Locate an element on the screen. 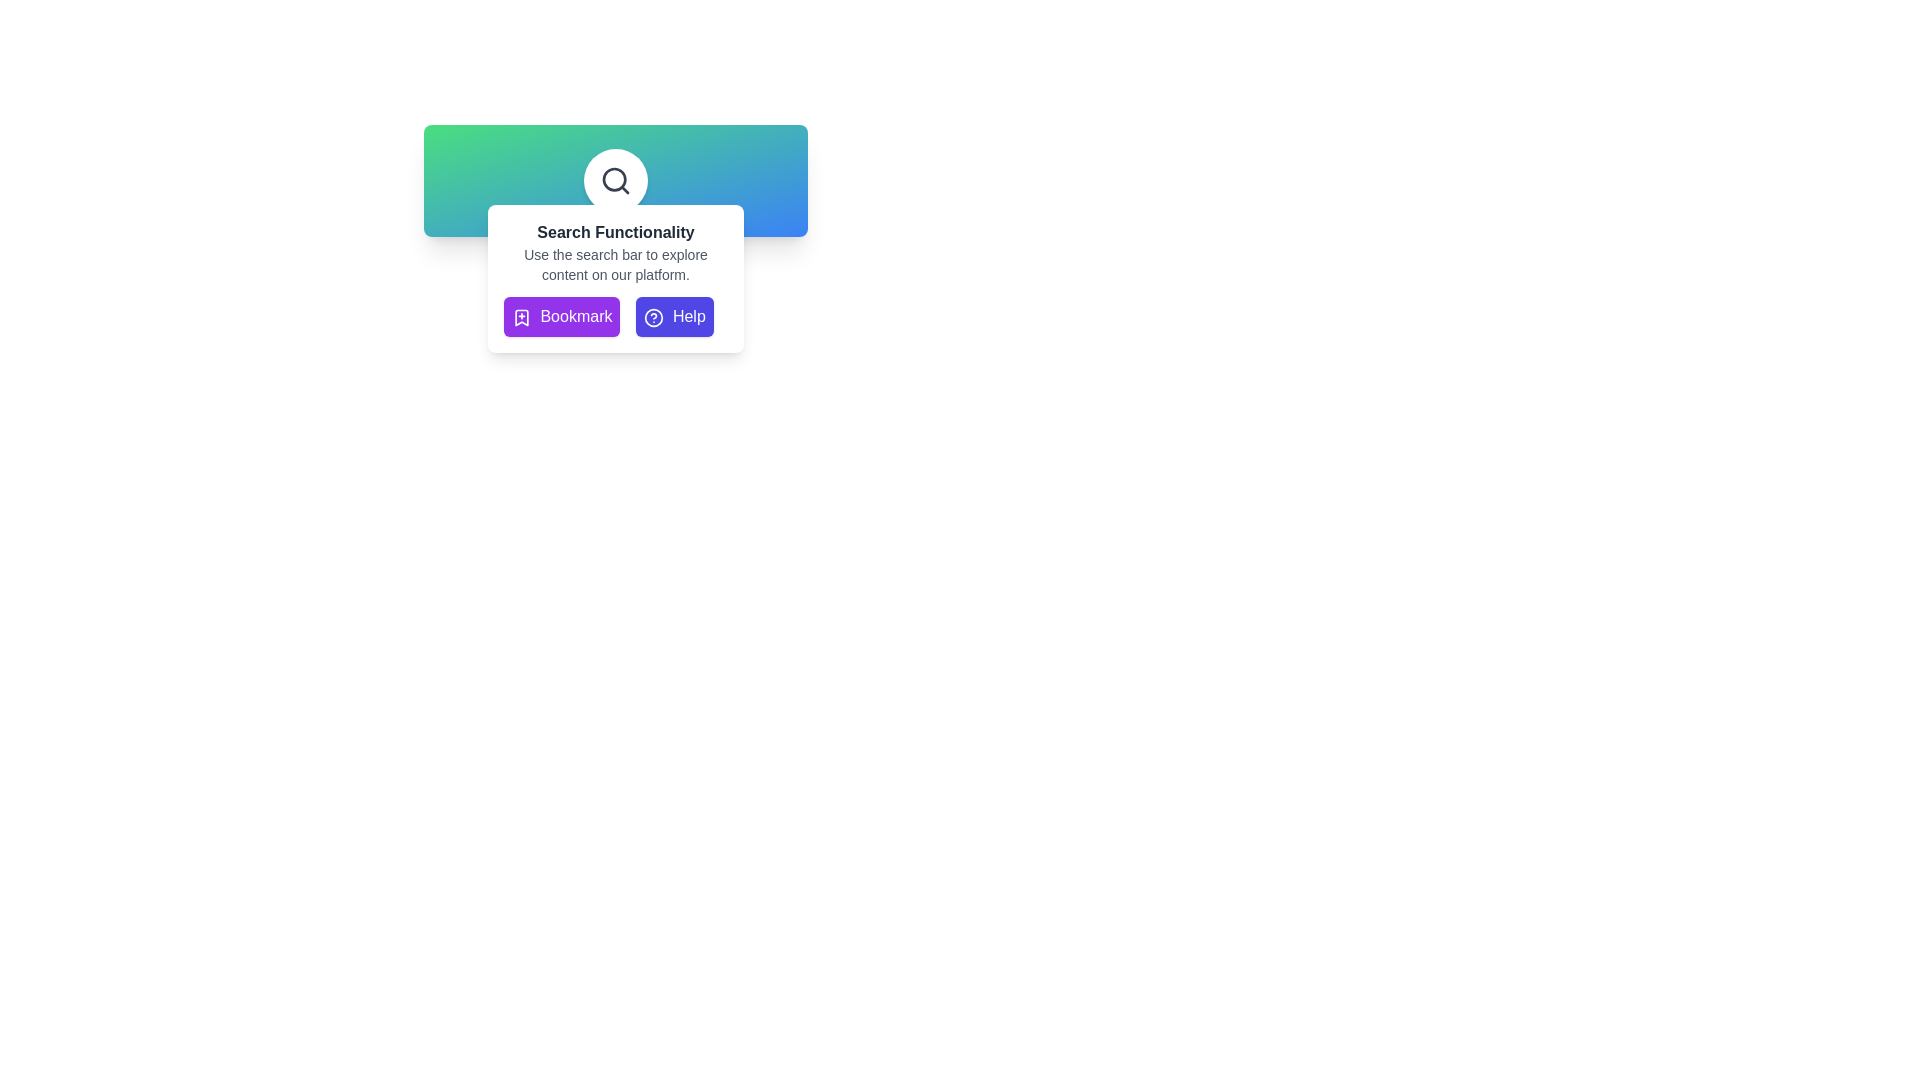  the help icon, which is a circular graphic with a question mark inside, located within the 'Help' button to the right of the 'Bookmark' button is located at coordinates (654, 316).